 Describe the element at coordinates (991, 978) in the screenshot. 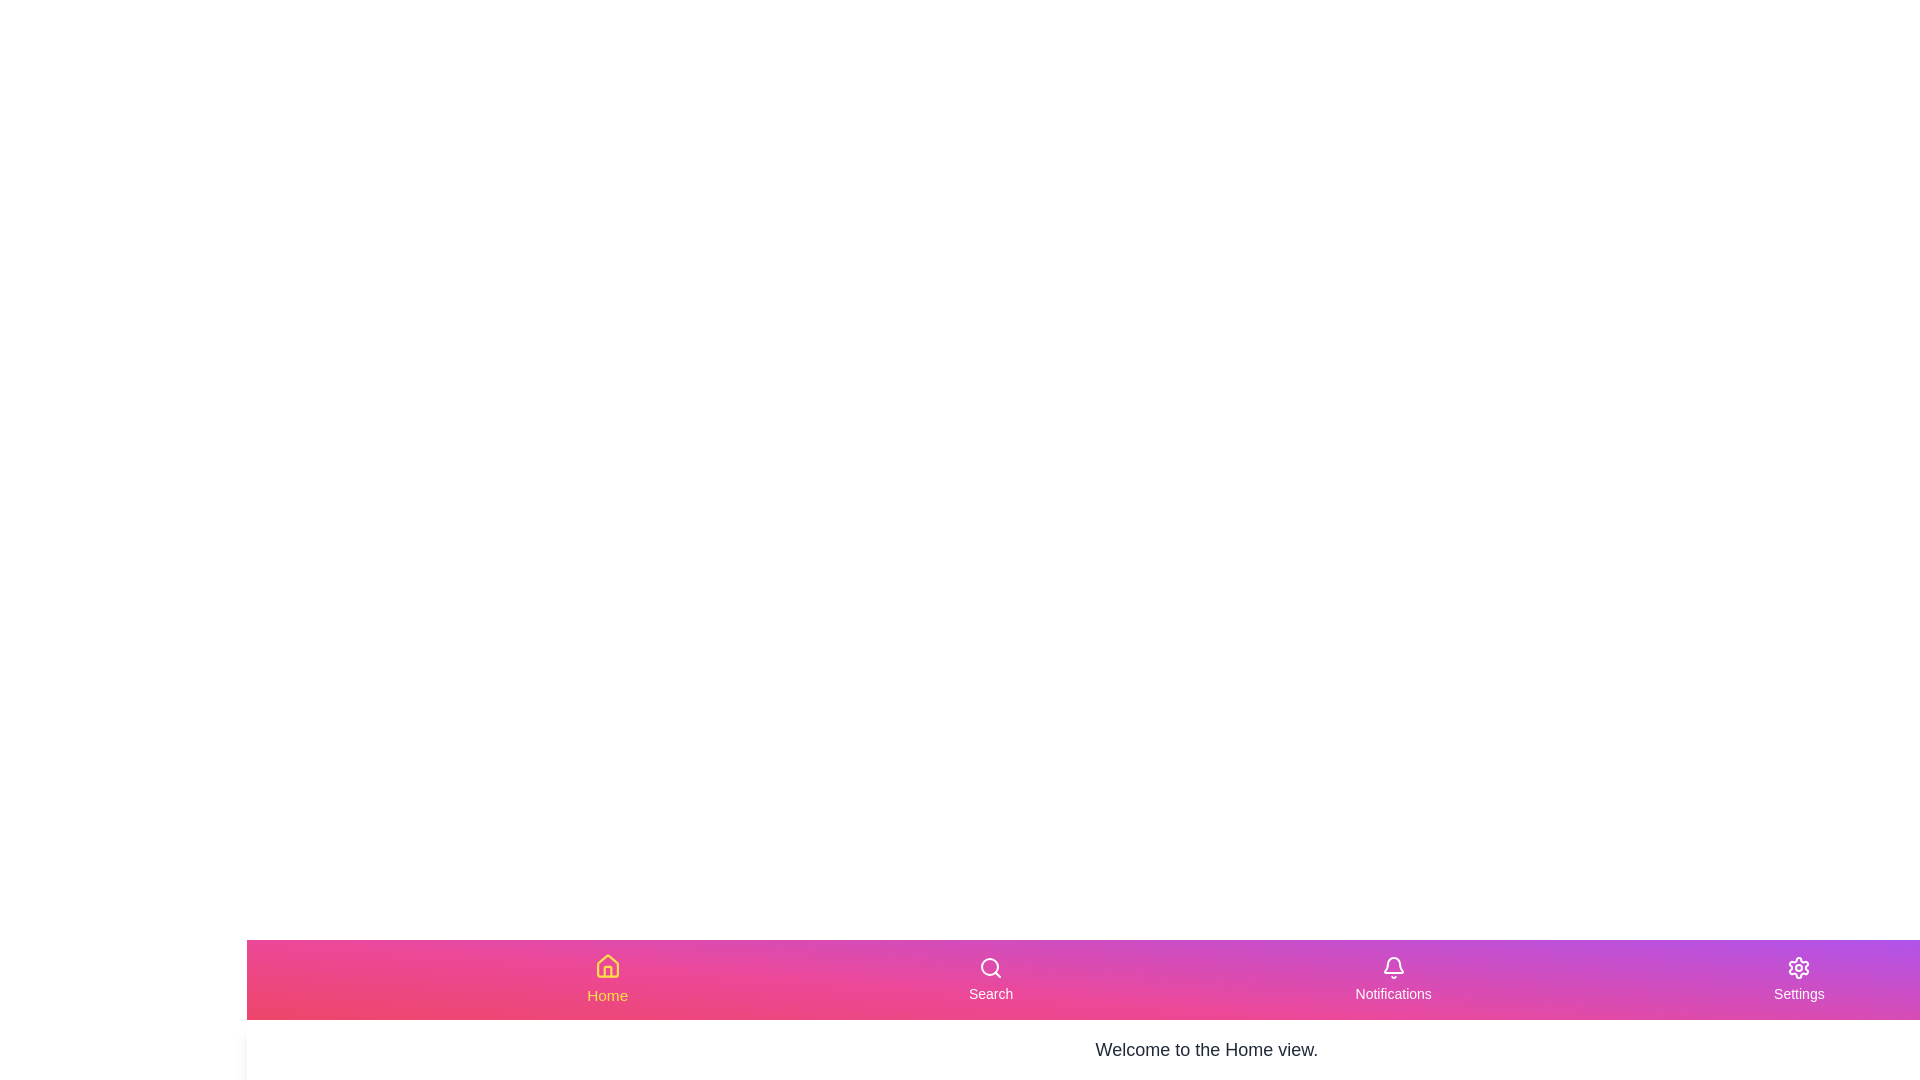

I see `the Search tab in the navigation bar` at that location.